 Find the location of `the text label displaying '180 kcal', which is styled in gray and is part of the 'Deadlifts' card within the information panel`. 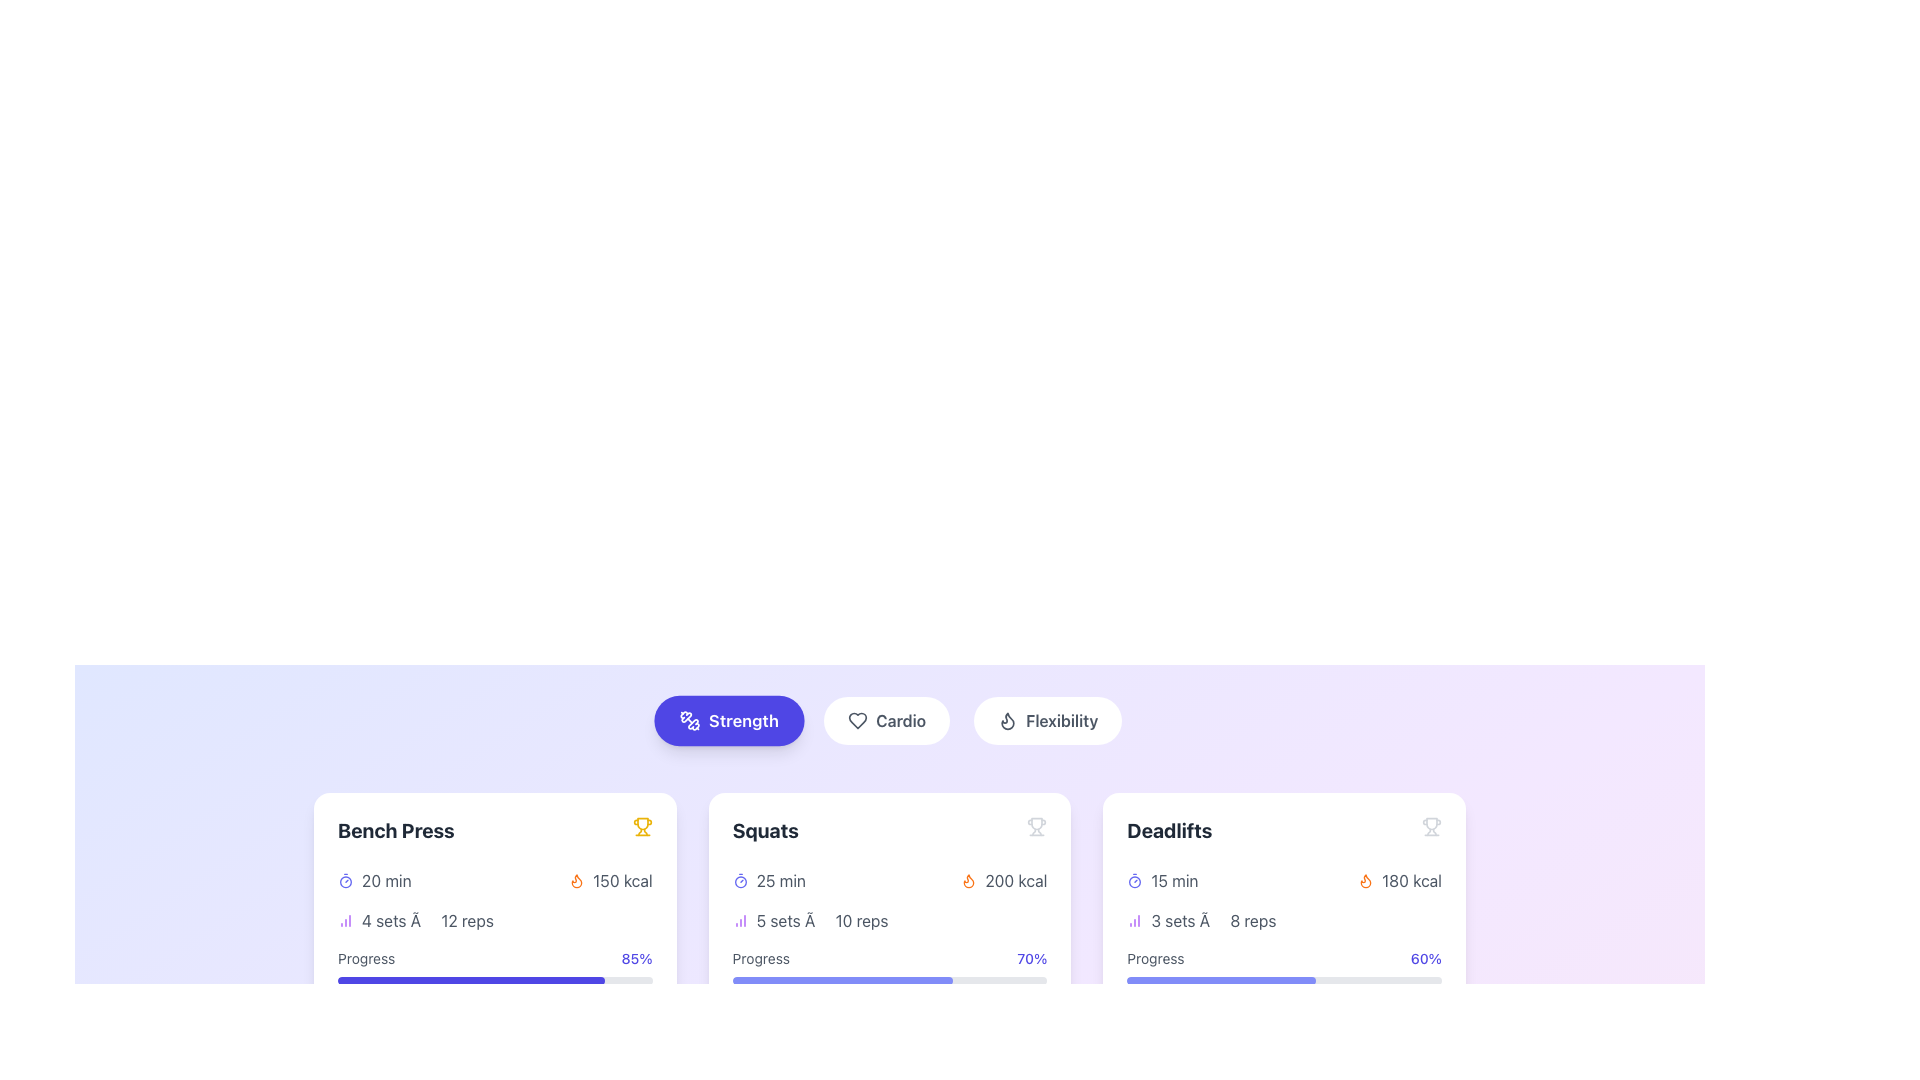

the text label displaying '180 kcal', which is styled in gray and is part of the 'Deadlifts' card within the information panel is located at coordinates (1410, 879).